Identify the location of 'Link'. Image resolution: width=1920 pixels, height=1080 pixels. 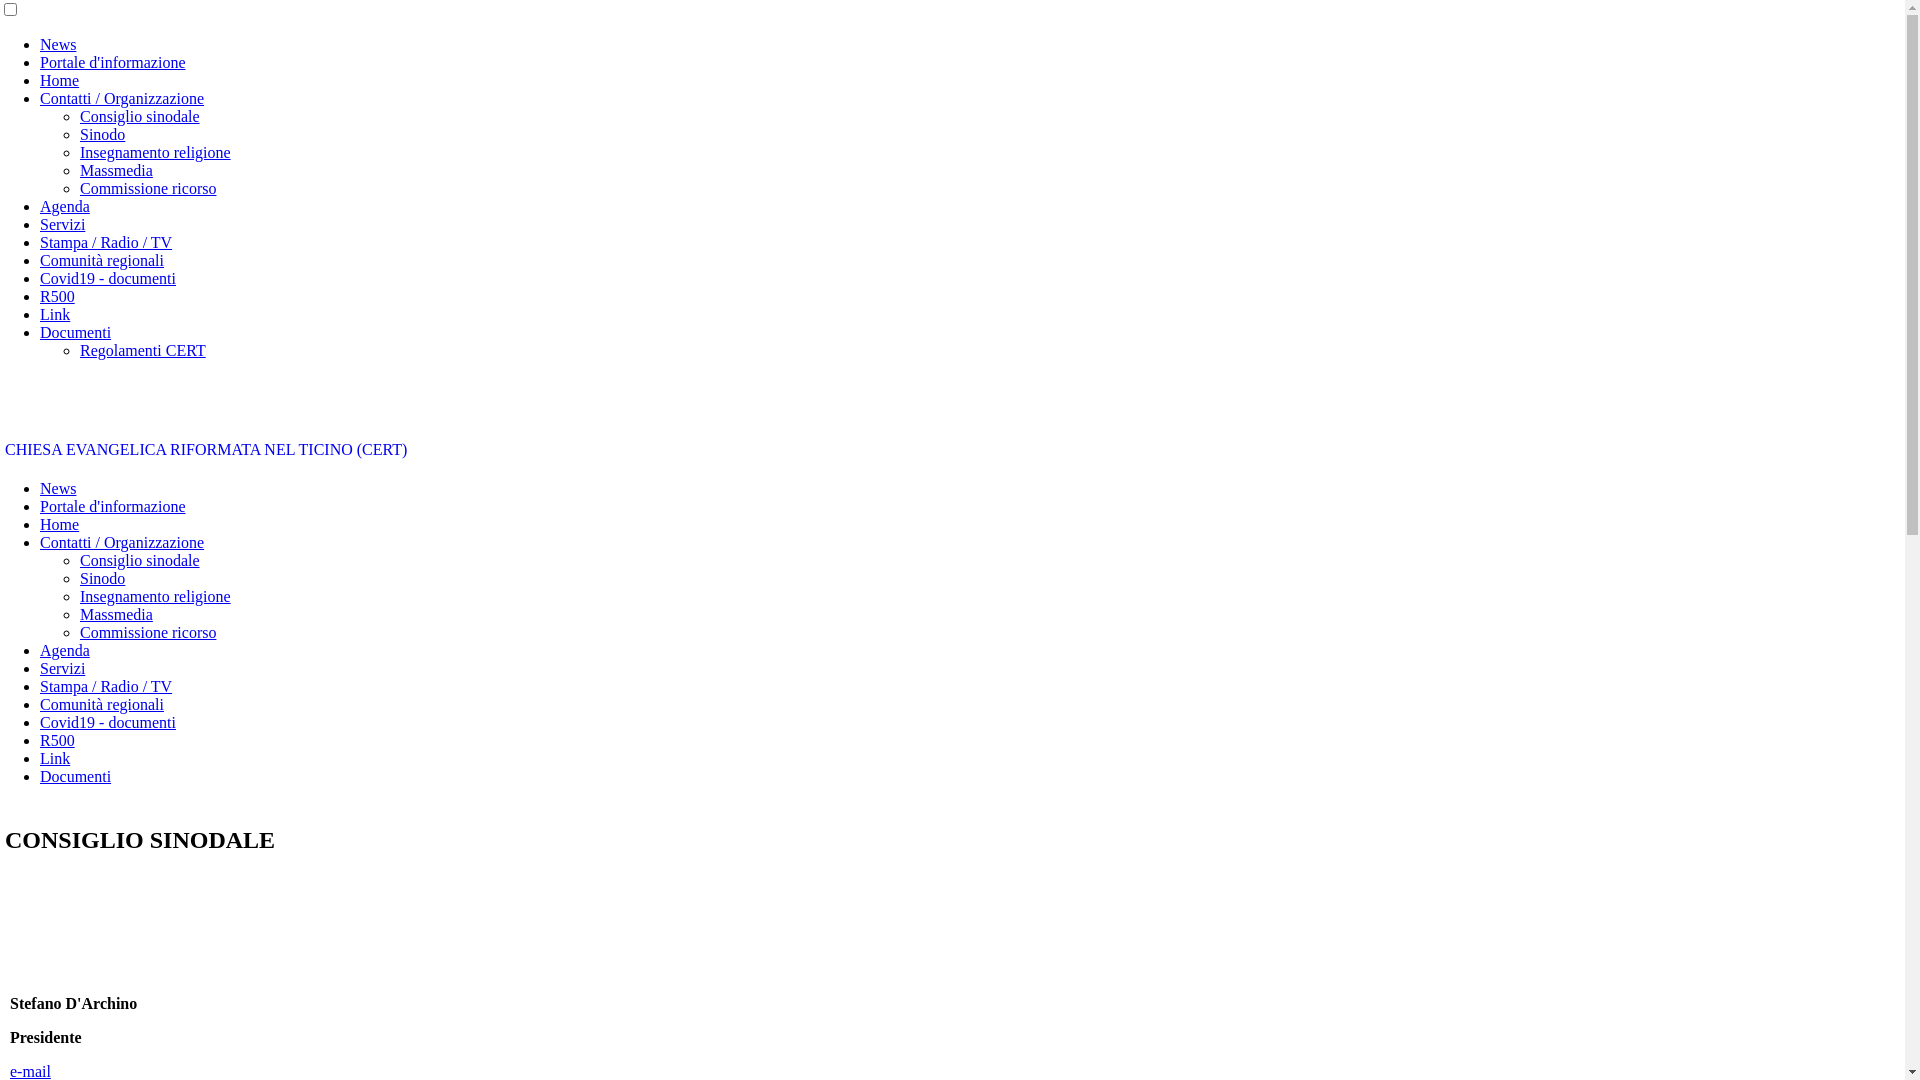
(54, 314).